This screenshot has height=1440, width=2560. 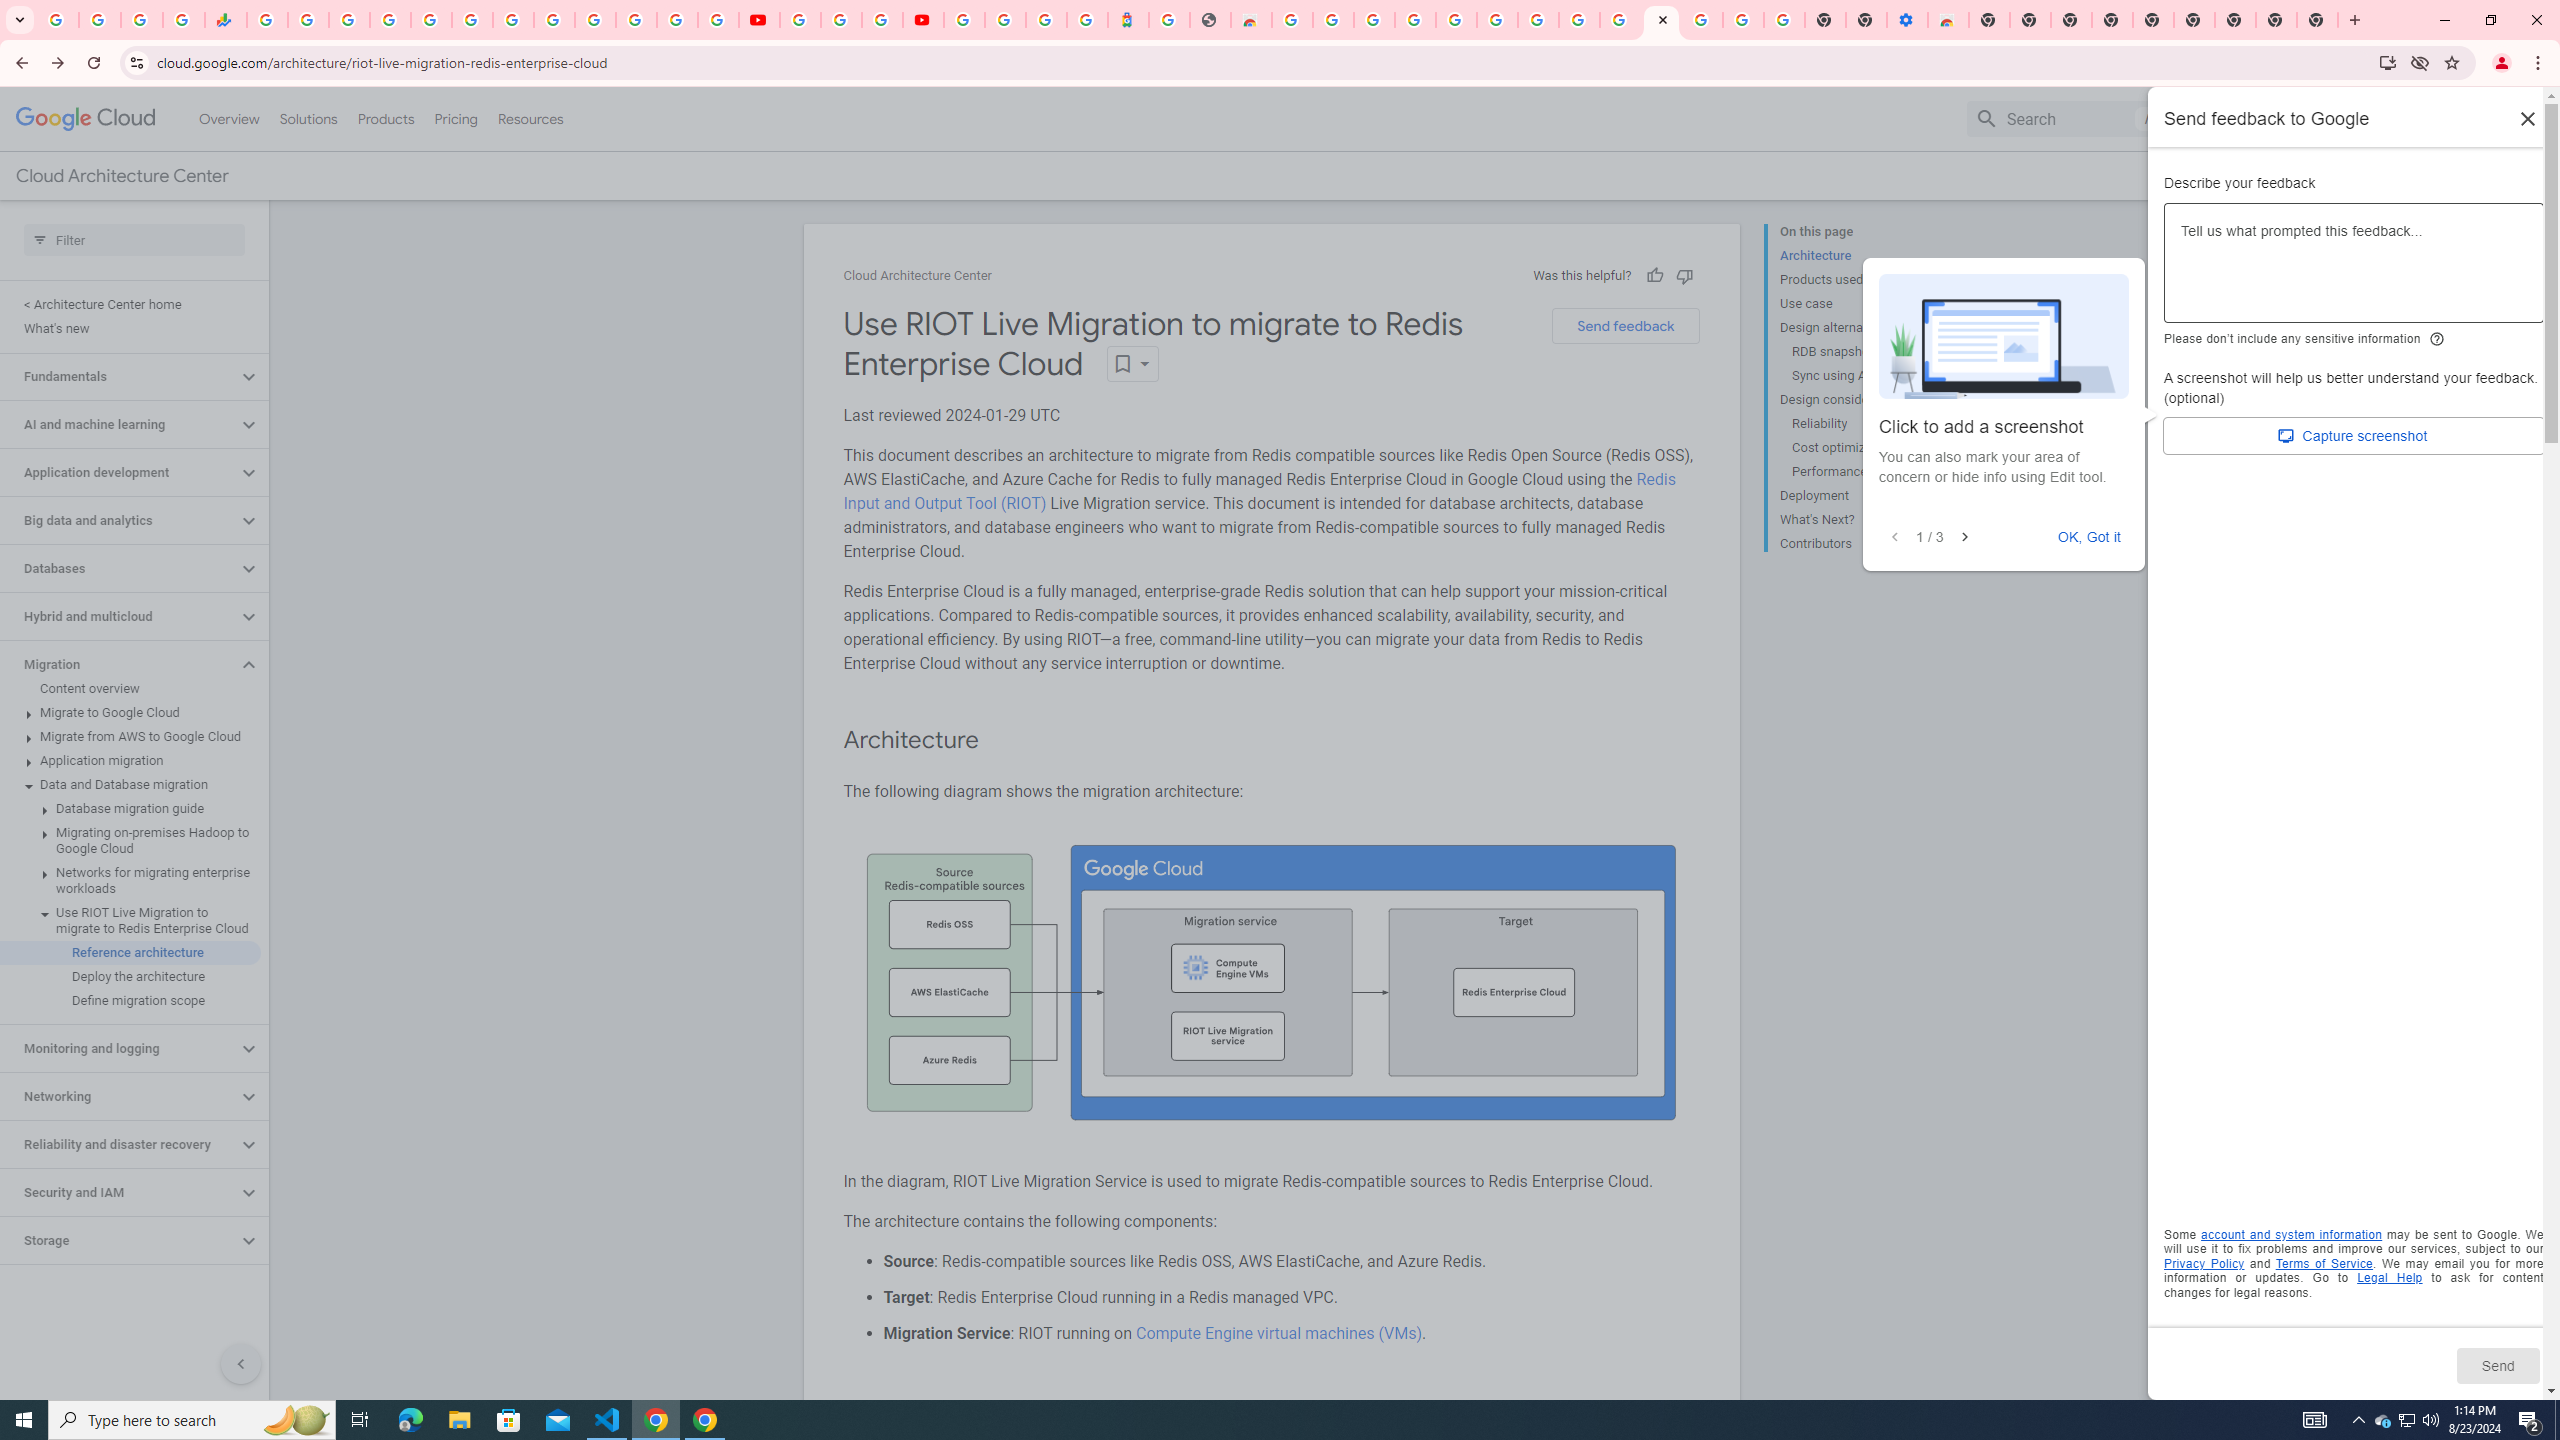 What do you see at coordinates (1414, 19) in the screenshot?
I see `'Ad Settings'` at bounding box center [1414, 19].